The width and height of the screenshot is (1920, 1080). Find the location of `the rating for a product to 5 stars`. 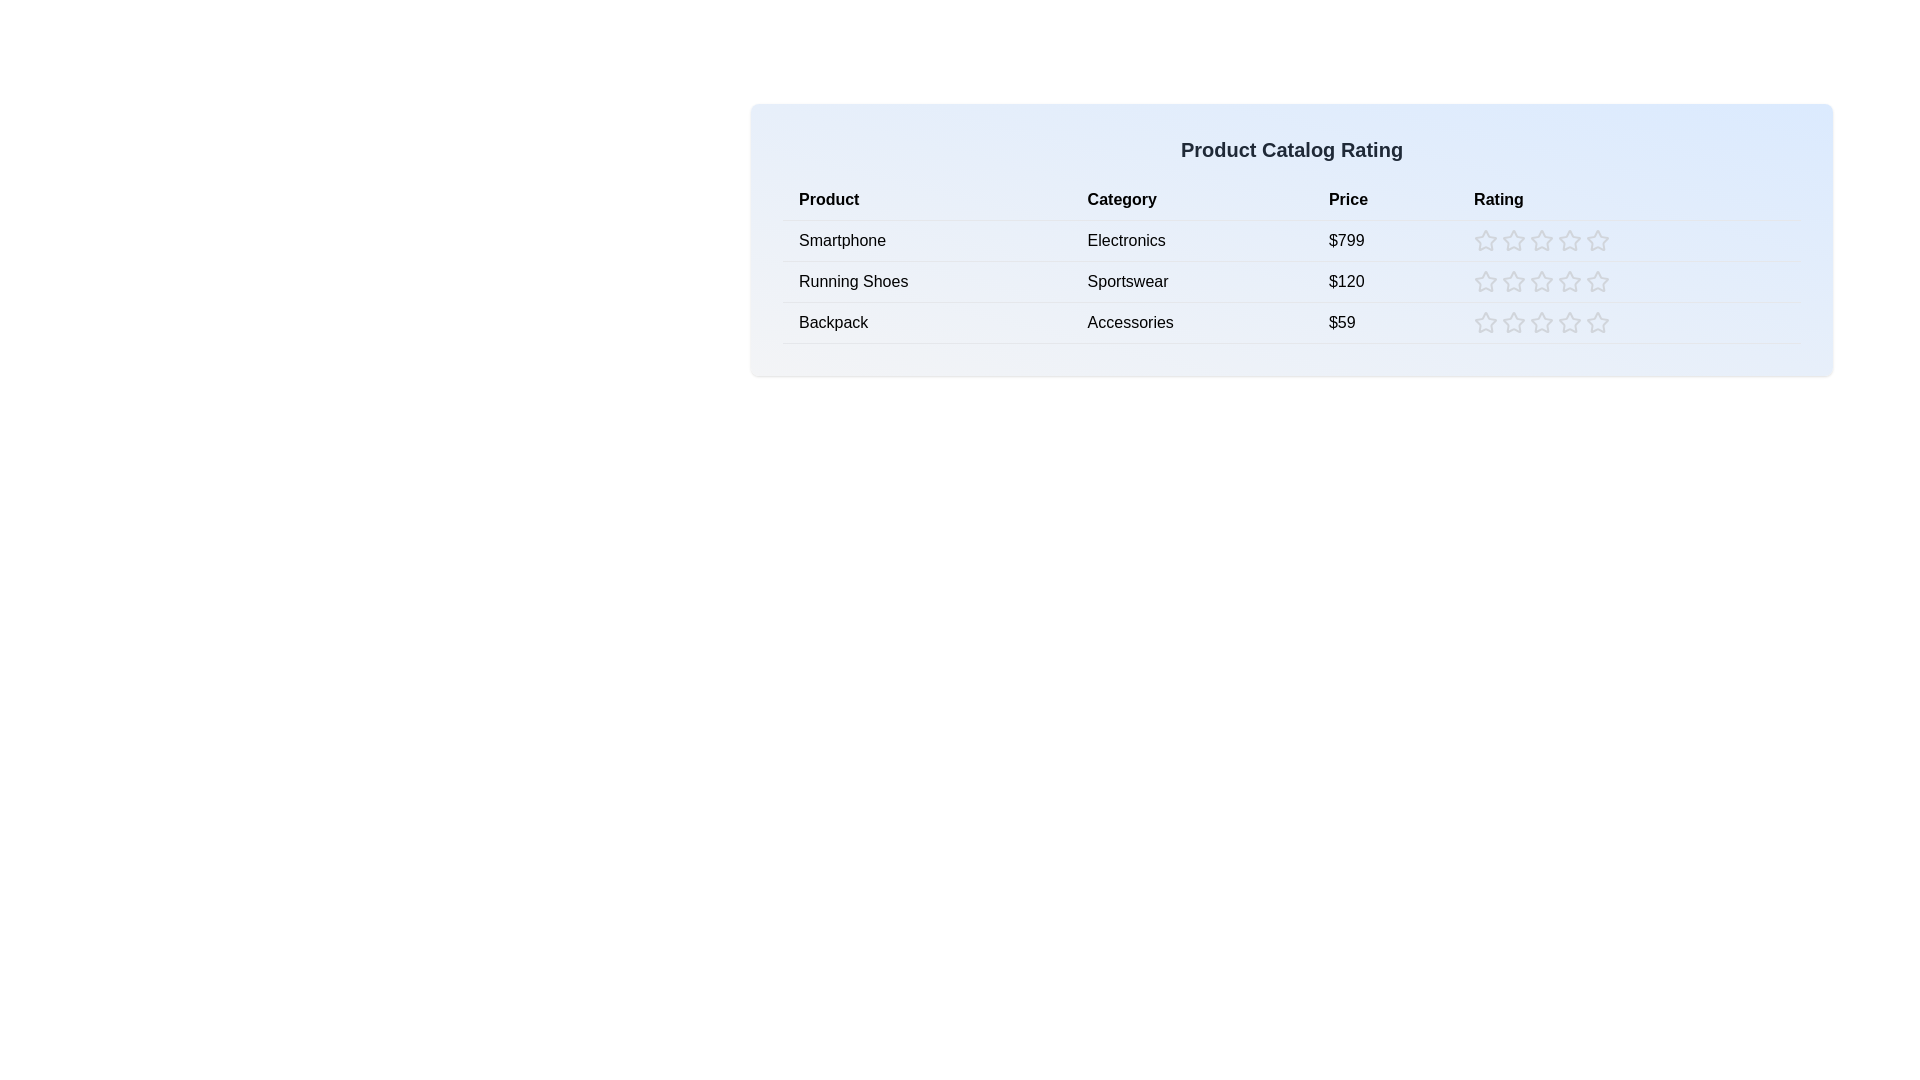

the rating for a product to 5 stars is located at coordinates (1597, 239).